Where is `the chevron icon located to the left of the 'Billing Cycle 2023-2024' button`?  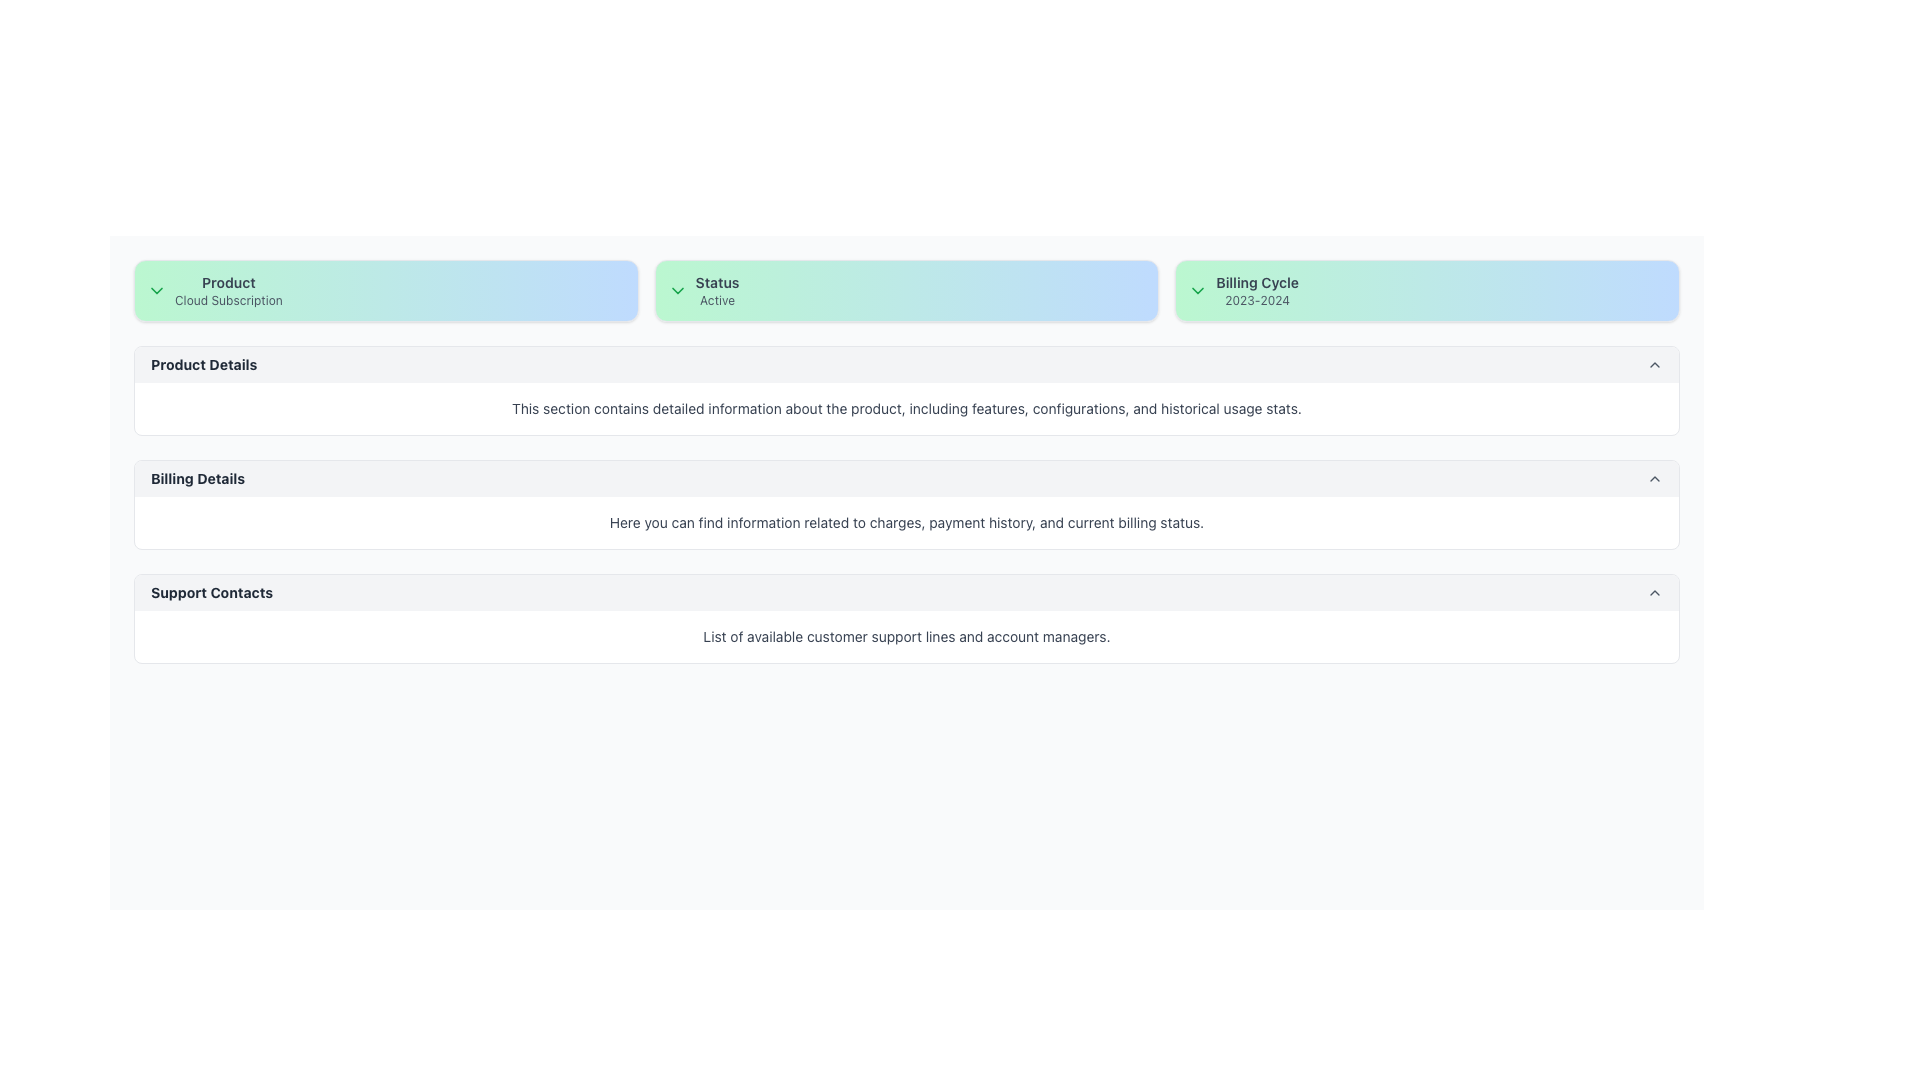 the chevron icon located to the left of the 'Billing Cycle 2023-2024' button is located at coordinates (1198, 290).